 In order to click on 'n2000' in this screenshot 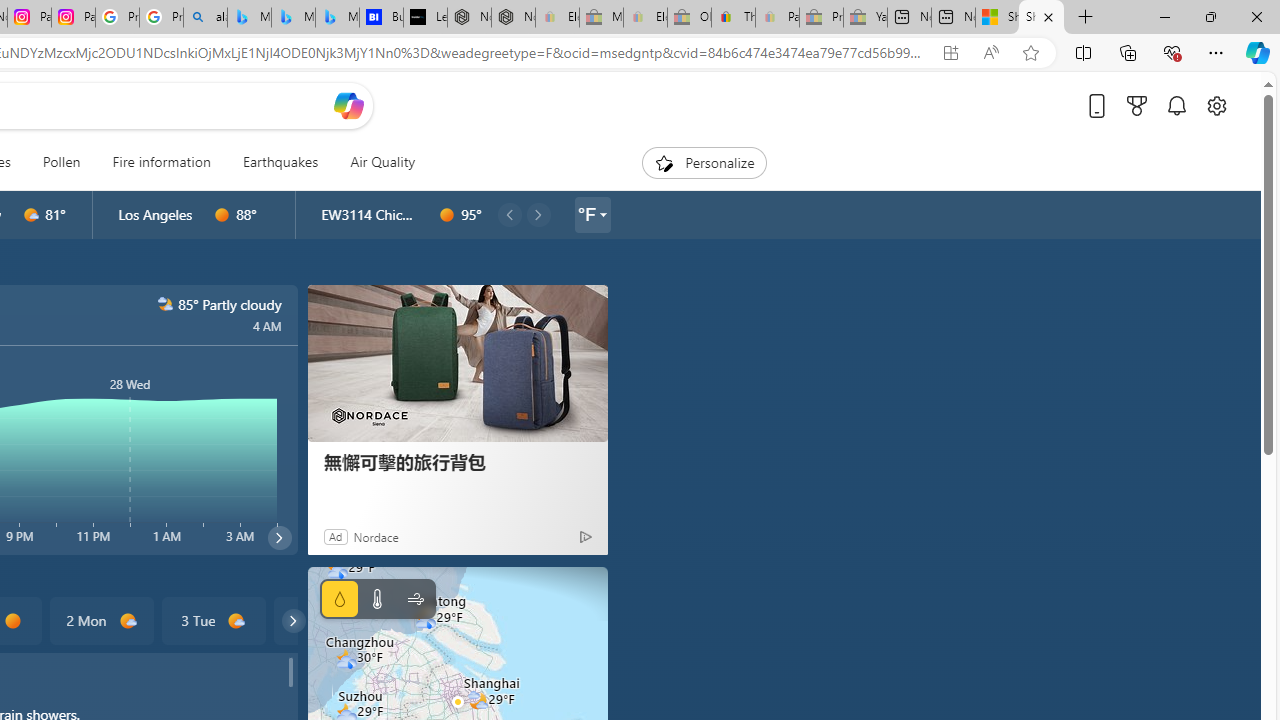, I will do `click(165, 304)`.